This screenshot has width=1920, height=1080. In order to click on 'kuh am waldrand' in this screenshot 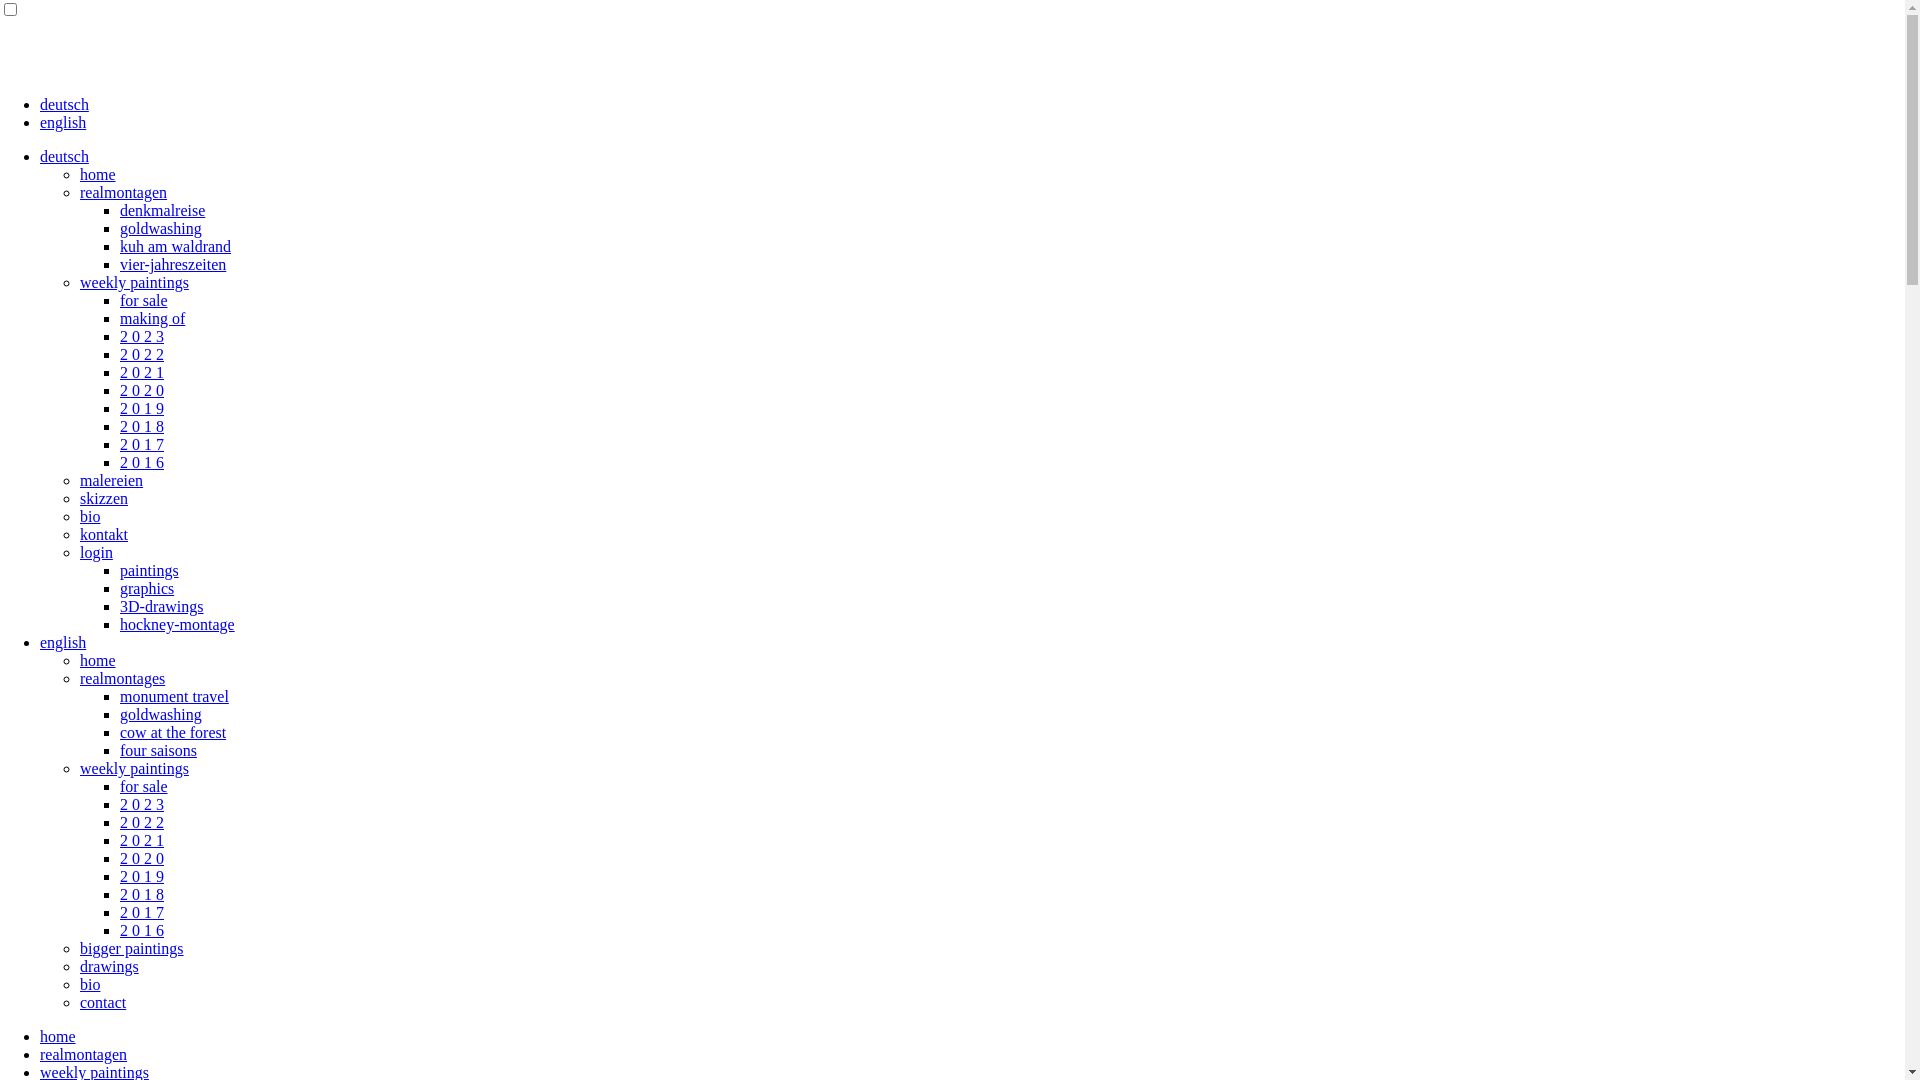, I will do `click(119, 245)`.